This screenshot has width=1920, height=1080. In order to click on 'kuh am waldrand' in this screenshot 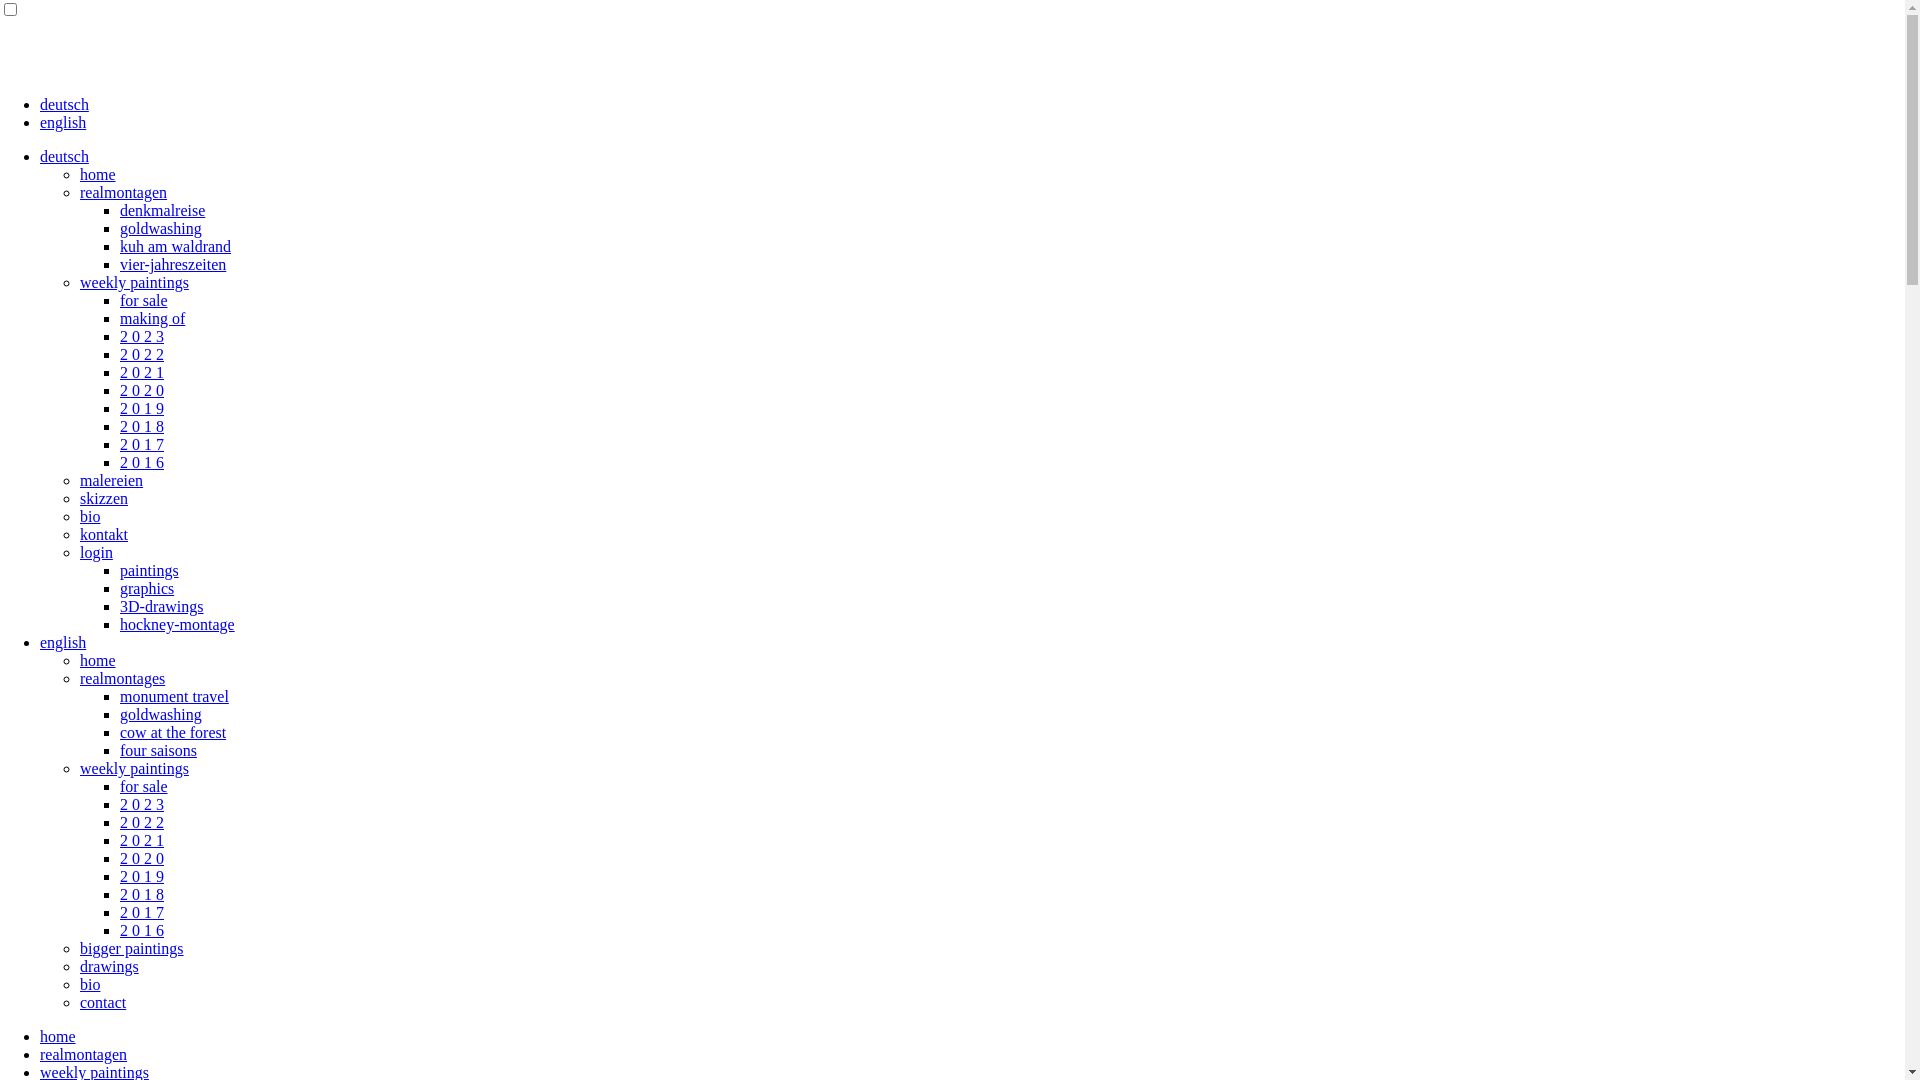, I will do `click(119, 245)`.